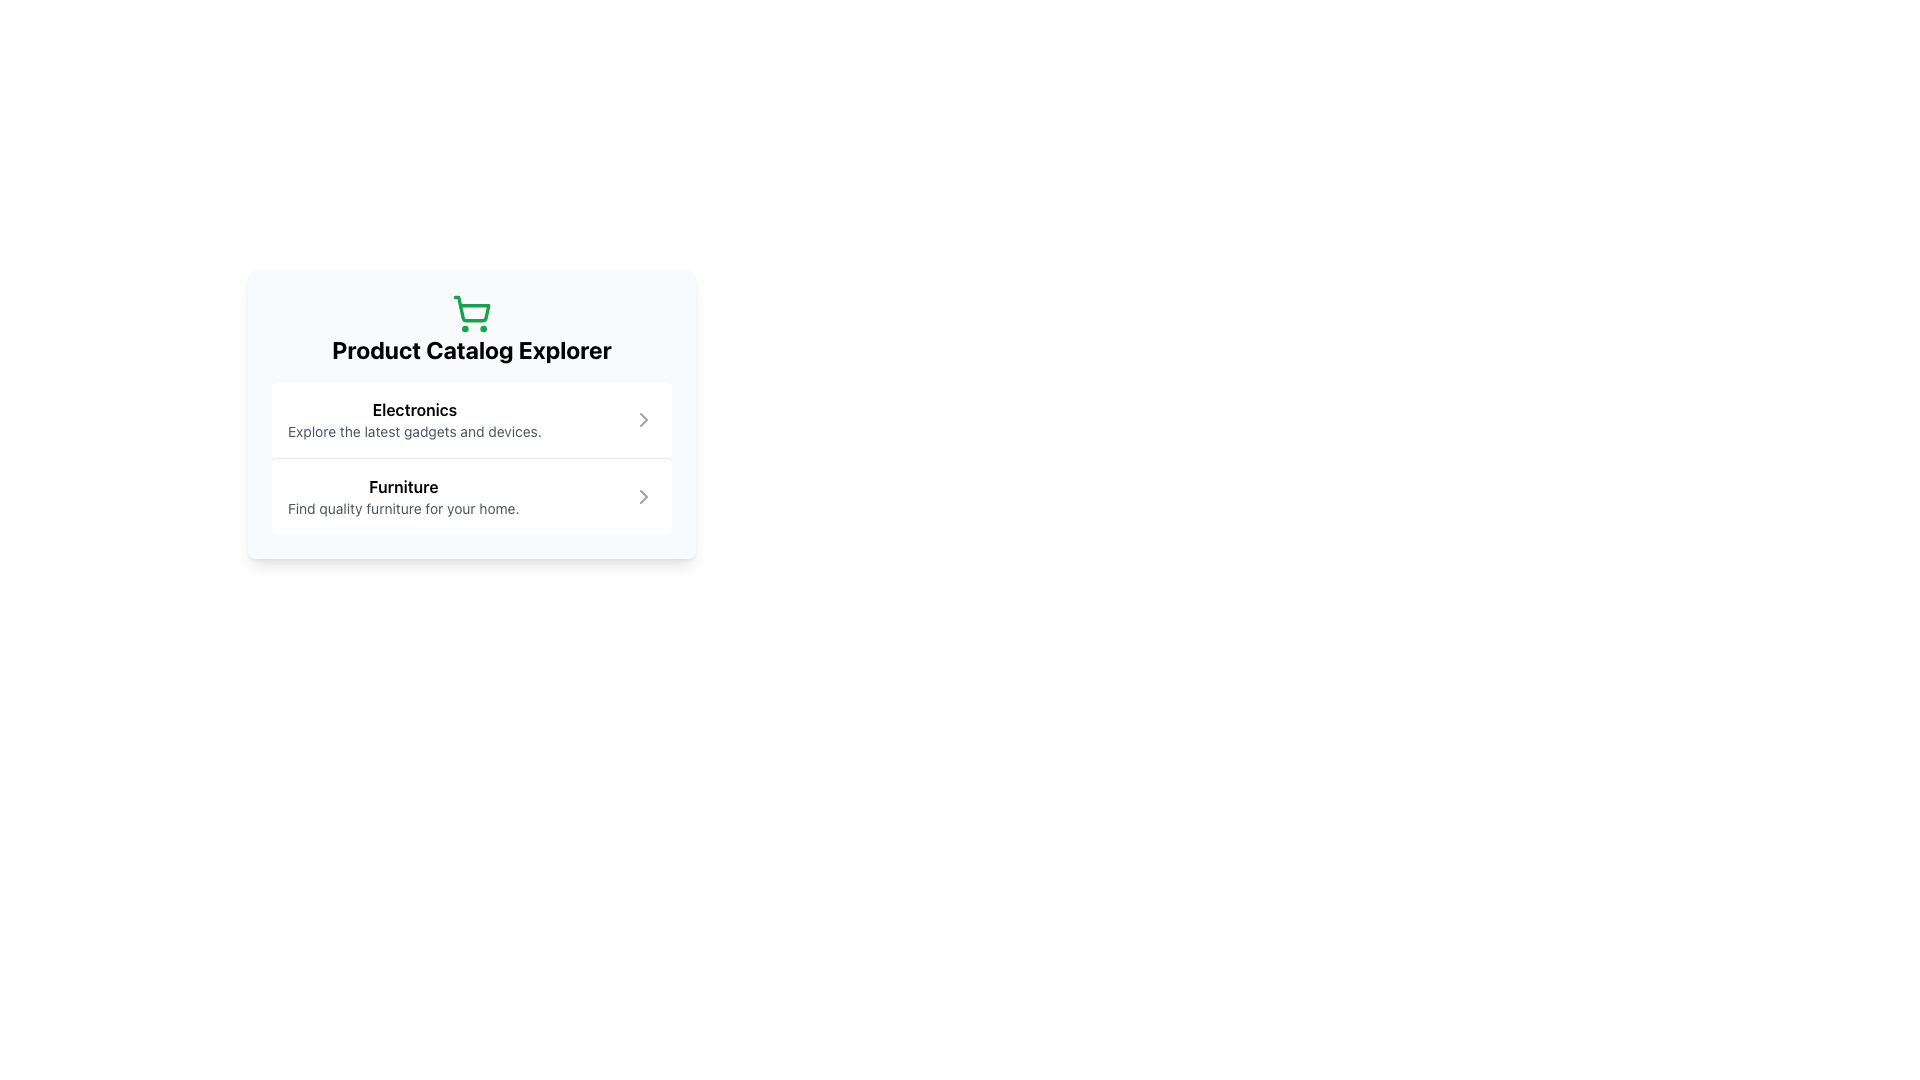 This screenshot has width=1920, height=1080. What do you see at coordinates (413, 408) in the screenshot?
I see `the Text Label that serves as a title for the electronics section, positioned above the text 'Explore the latest gadgets and devices.'` at bounding box center [413, 408].